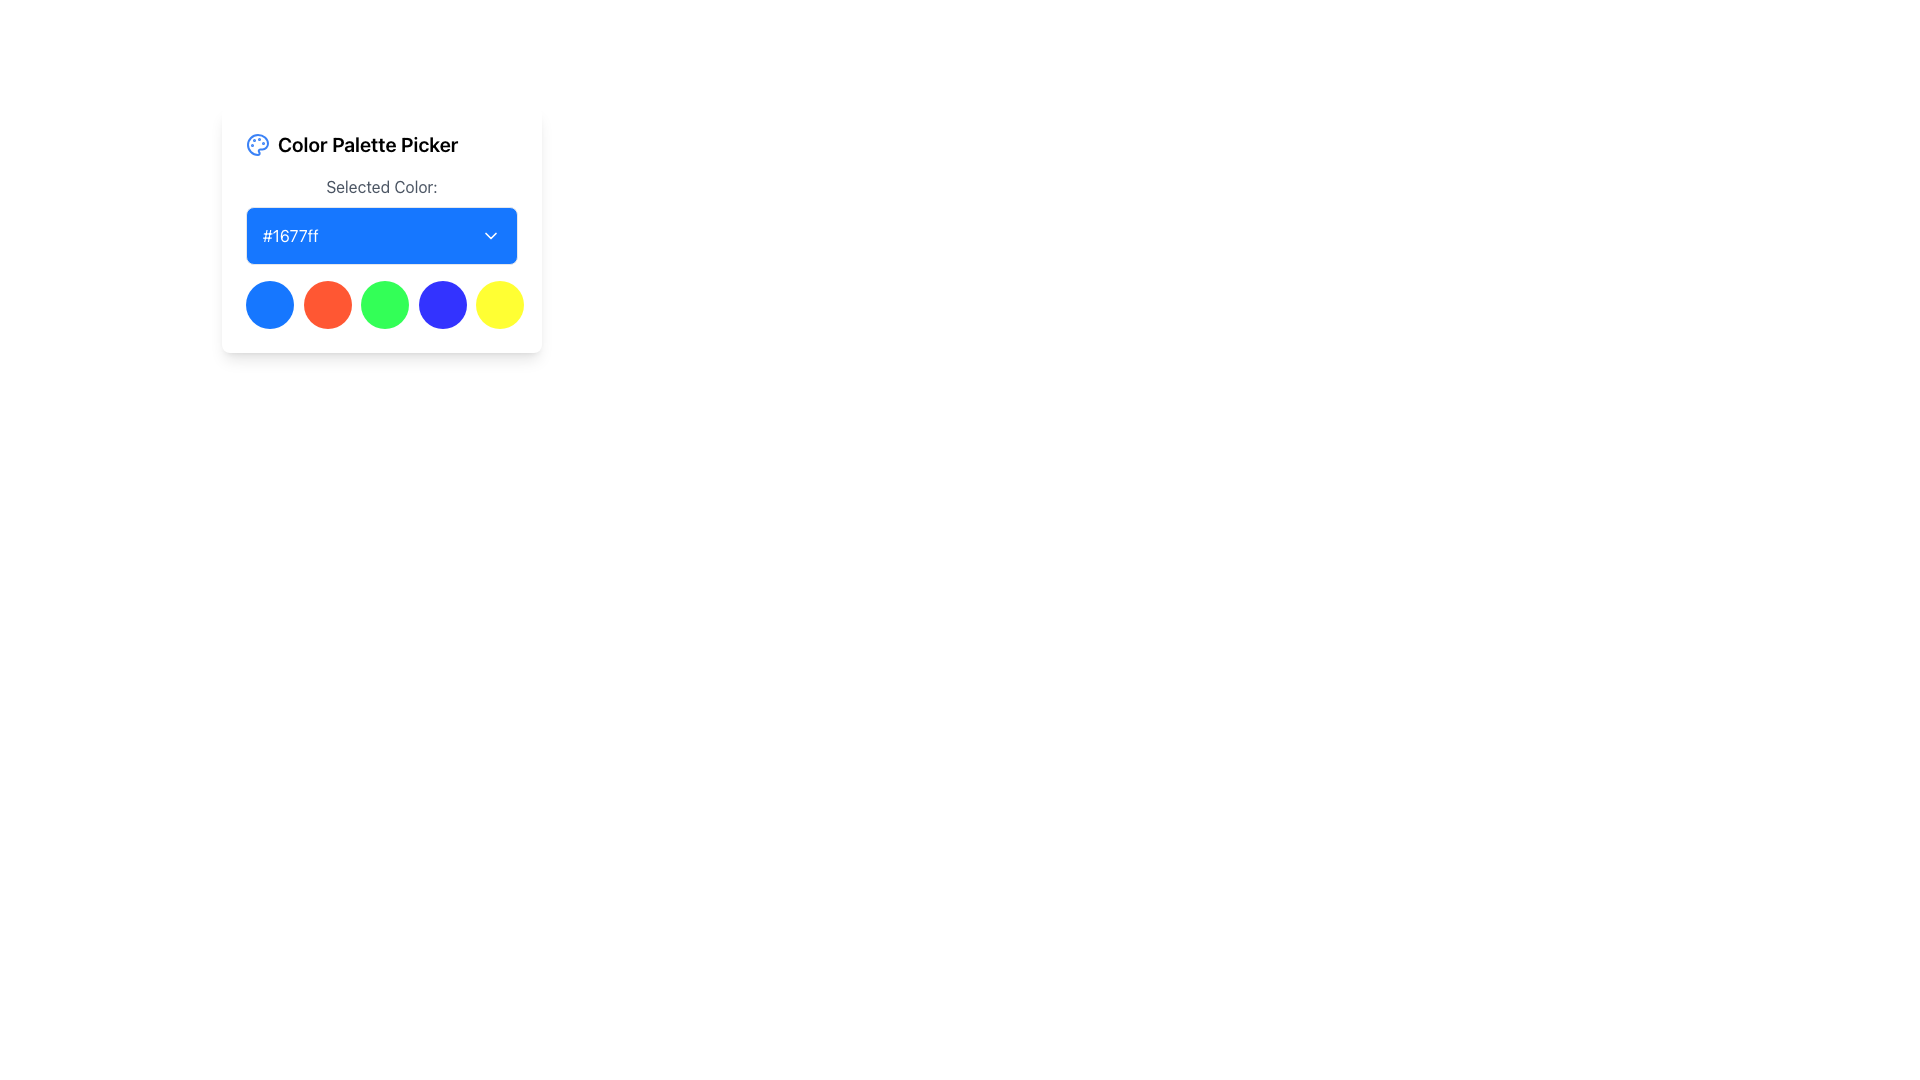 This screenshot has height=1080, width=1920. Describe the element at coordinates (382, 186) in the screenshot. I see `the label that reads 'Selected Color:' styled with gray font, located above the color display box in the 'Color Palette Picker' section` at that location.